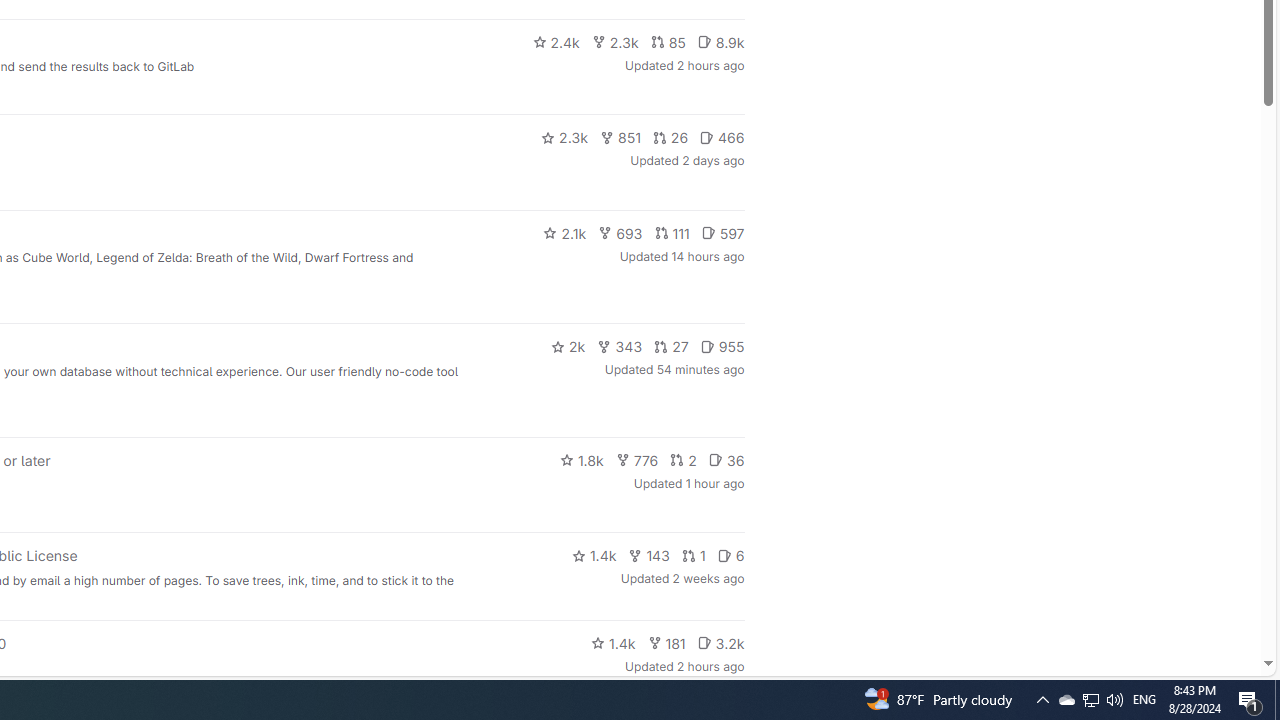  Describe the element at coordinates (556, 42) in the screenshot. I see `'2.4k'` at that location.